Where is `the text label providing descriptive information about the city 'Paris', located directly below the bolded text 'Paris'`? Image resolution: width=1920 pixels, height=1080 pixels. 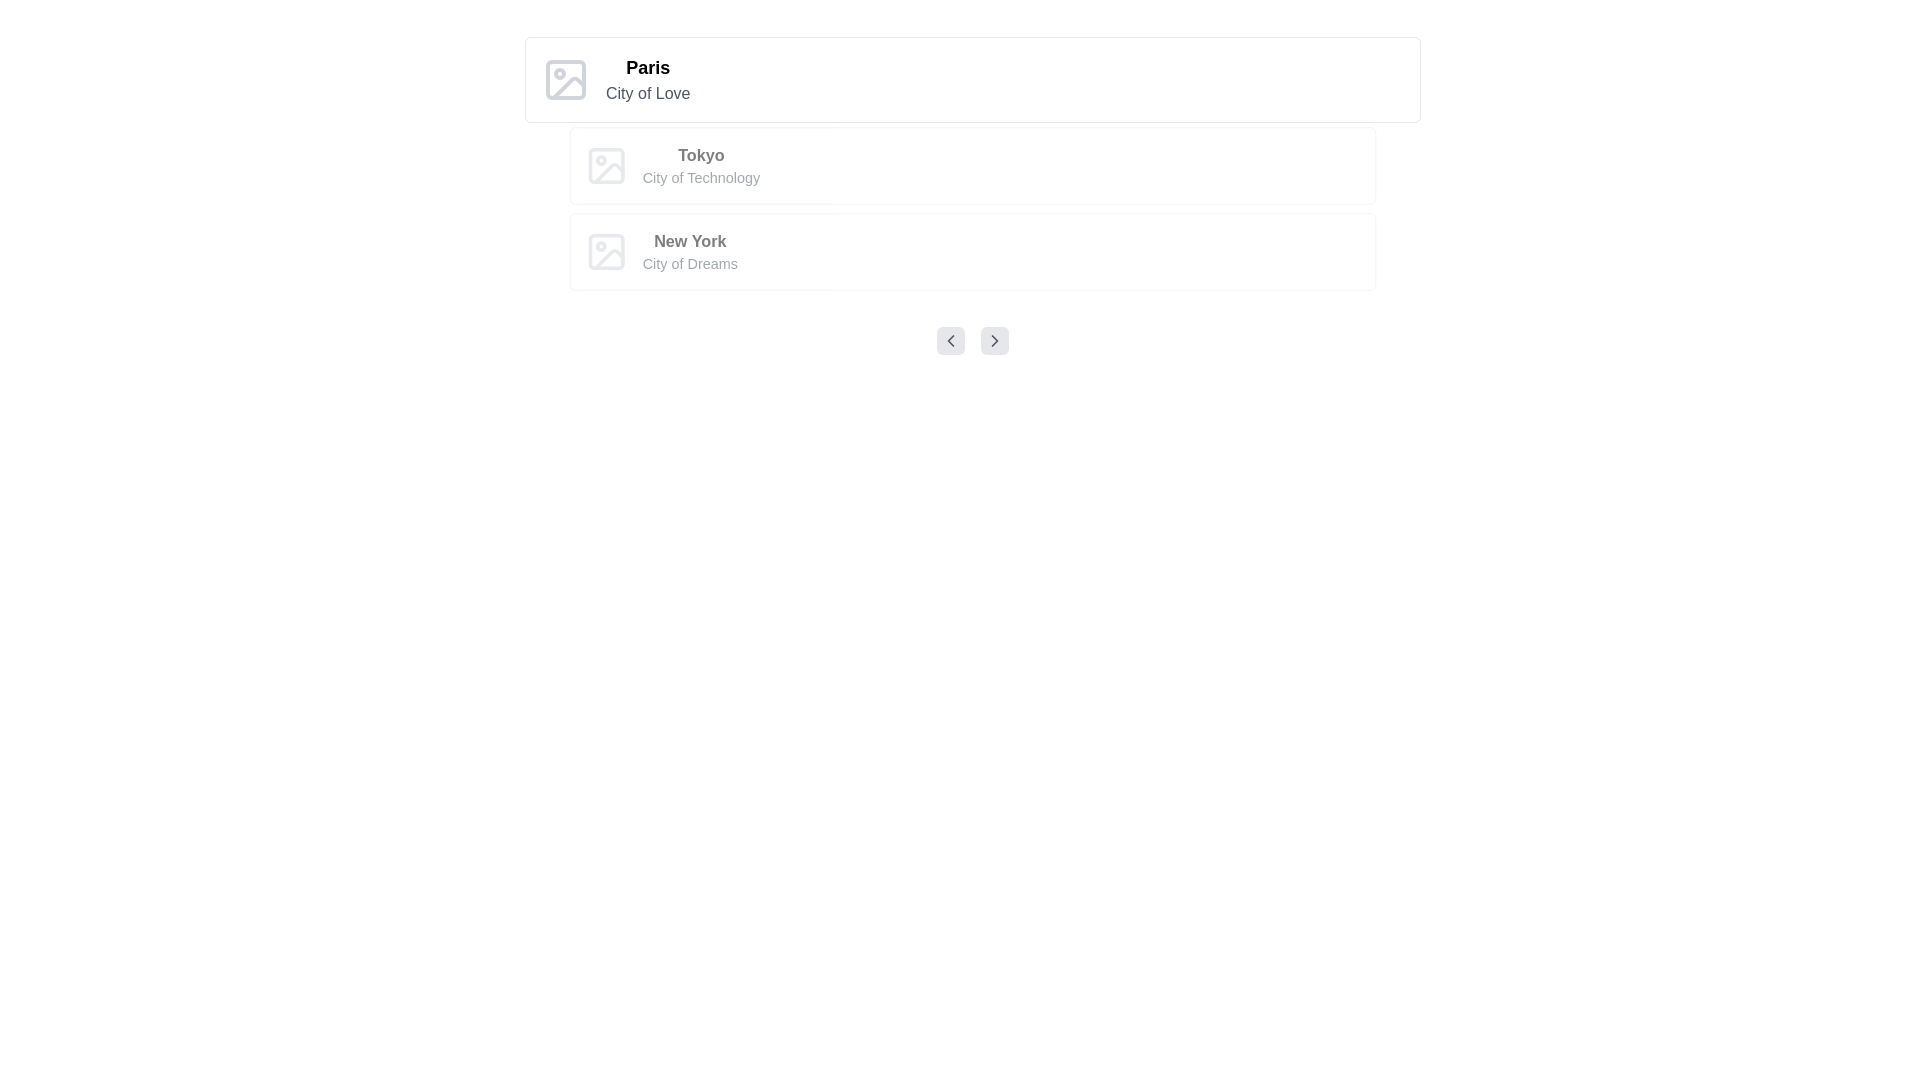
the text label providing descriptive information about the city 'Paris', located directly below the bolded text 'Paris' is located at coordinates (648, 93).